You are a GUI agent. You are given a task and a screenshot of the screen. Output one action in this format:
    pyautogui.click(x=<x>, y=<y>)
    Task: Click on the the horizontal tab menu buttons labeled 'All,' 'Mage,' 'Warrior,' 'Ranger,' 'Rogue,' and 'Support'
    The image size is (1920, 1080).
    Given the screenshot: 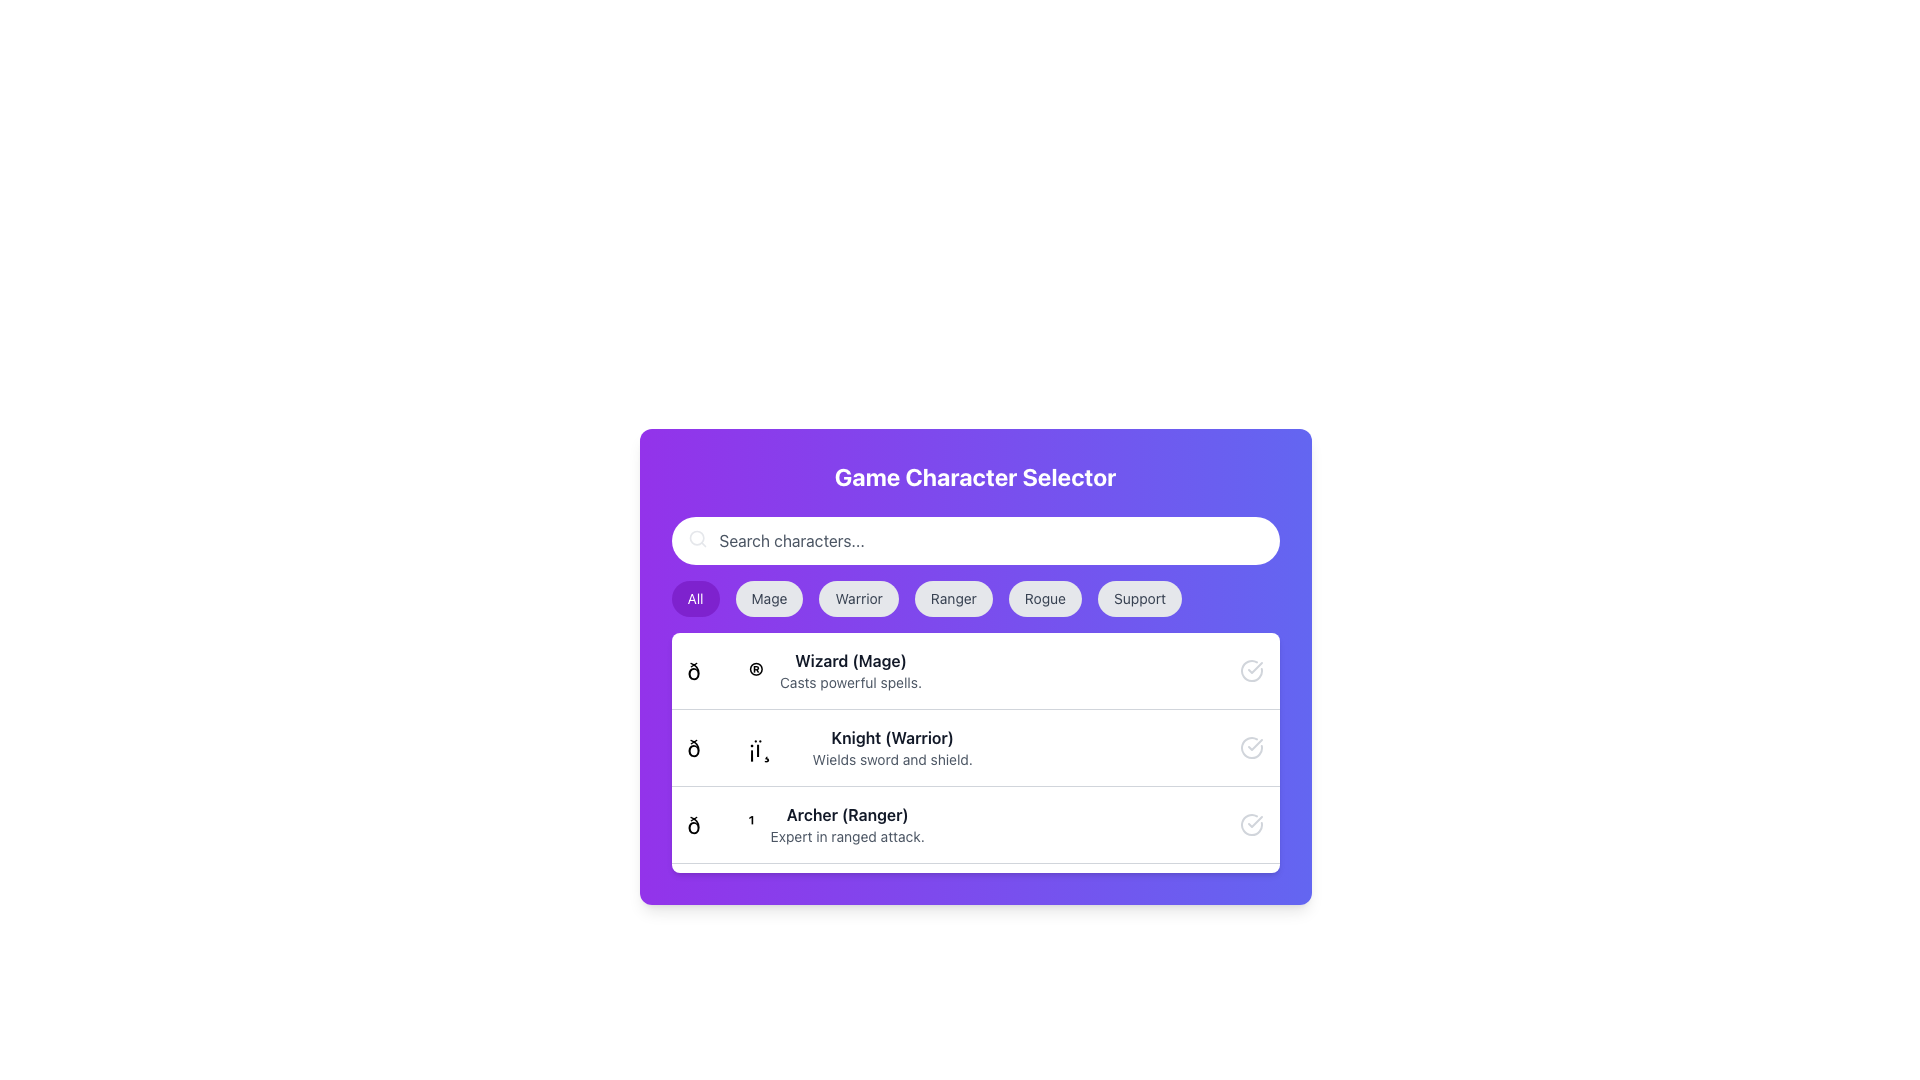 What is the action you would take?
    pyautogui.click(x=975, y=597)
    